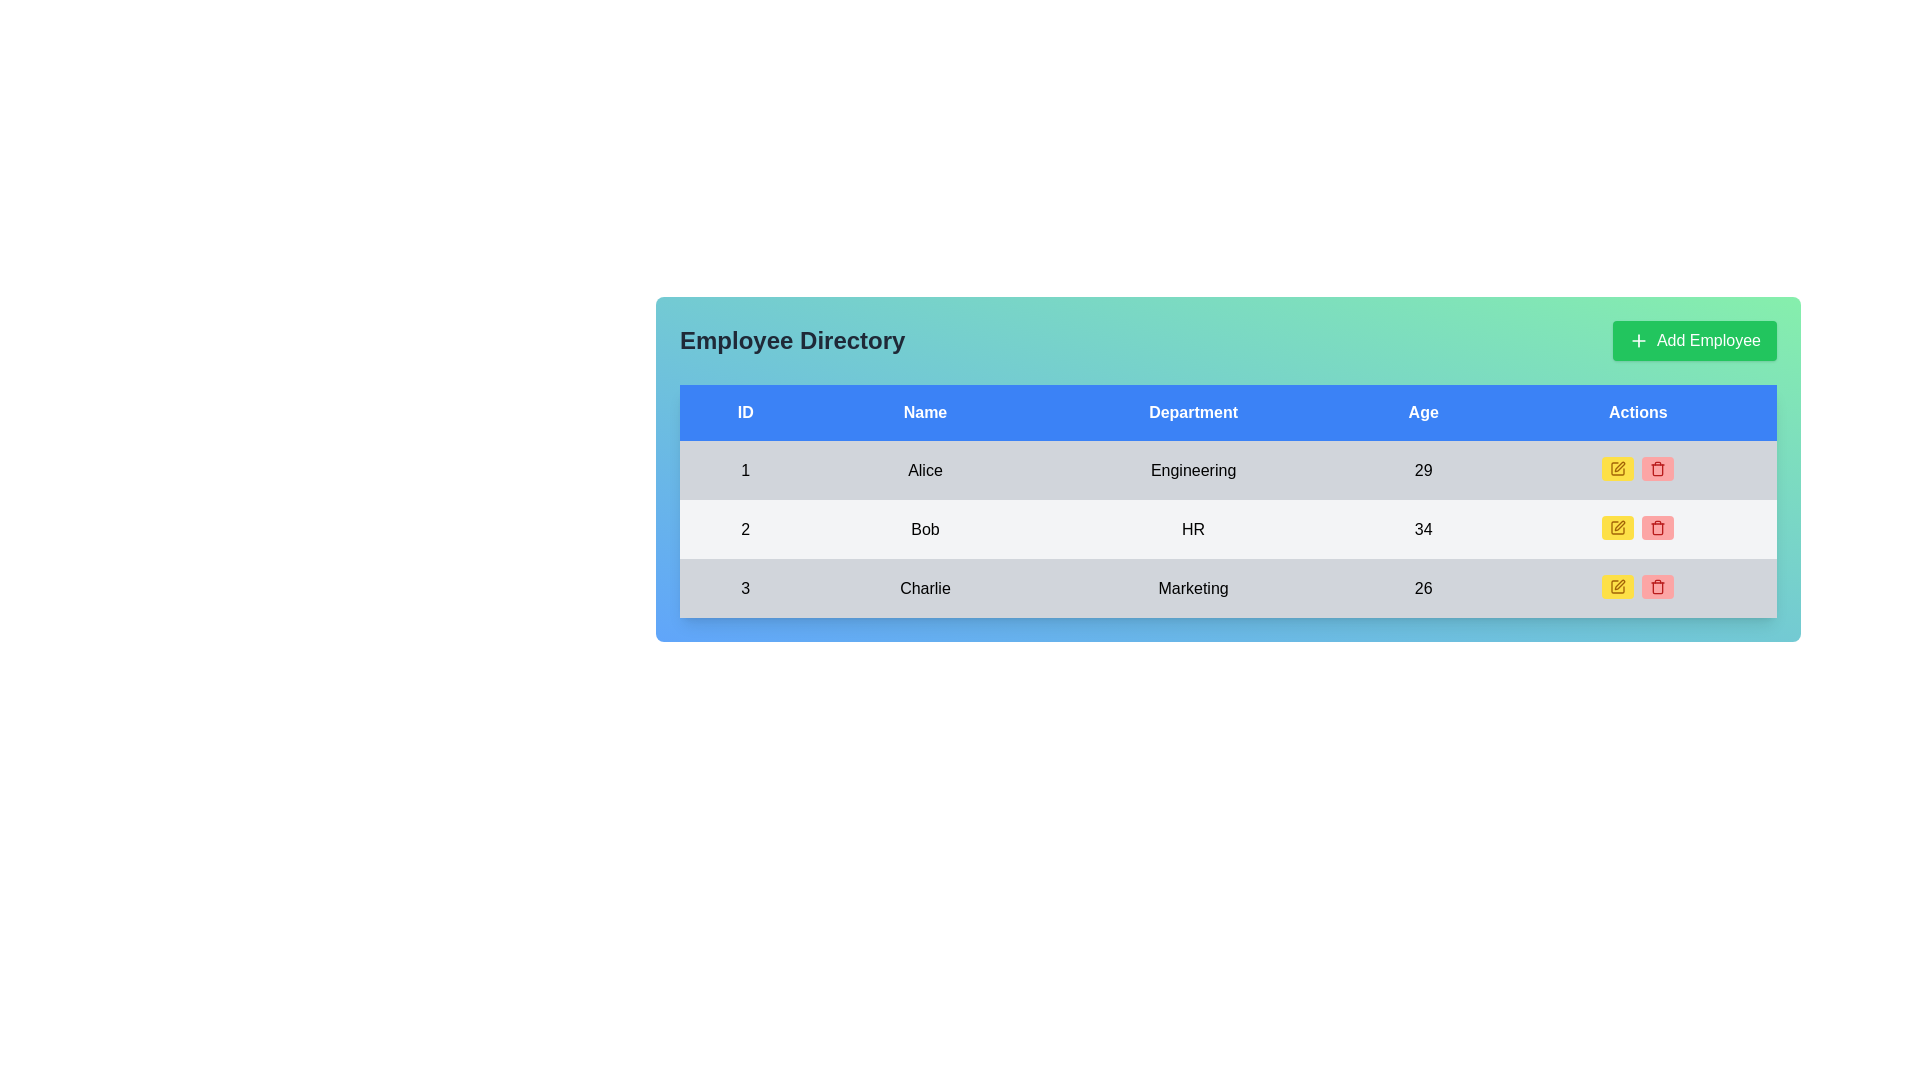 Image resolution: width=1920 pixels, height=1080 pixels. I want to click on the red trash can icon button located in the Actions column of the second row of the data table, so click(1658, 469).